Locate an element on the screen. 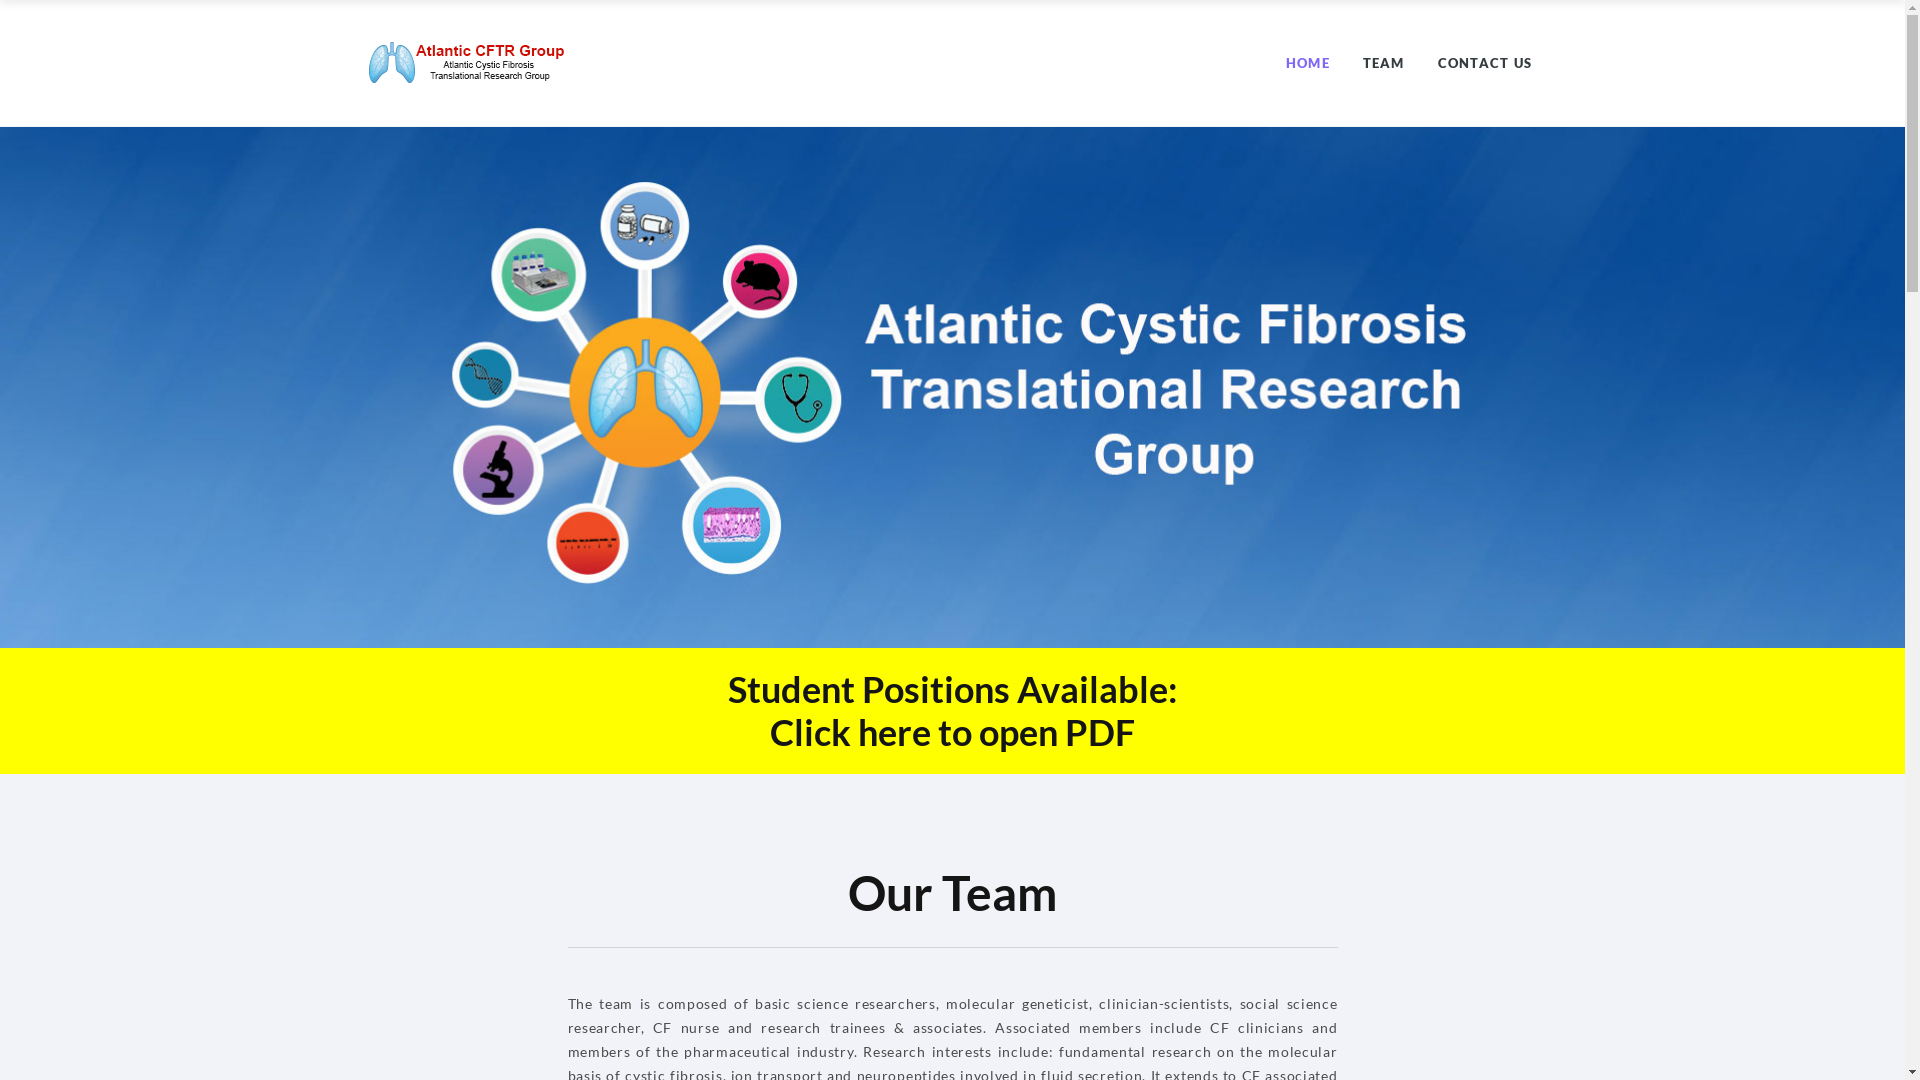  'TEAM' is located at coordinates (1362, 61).